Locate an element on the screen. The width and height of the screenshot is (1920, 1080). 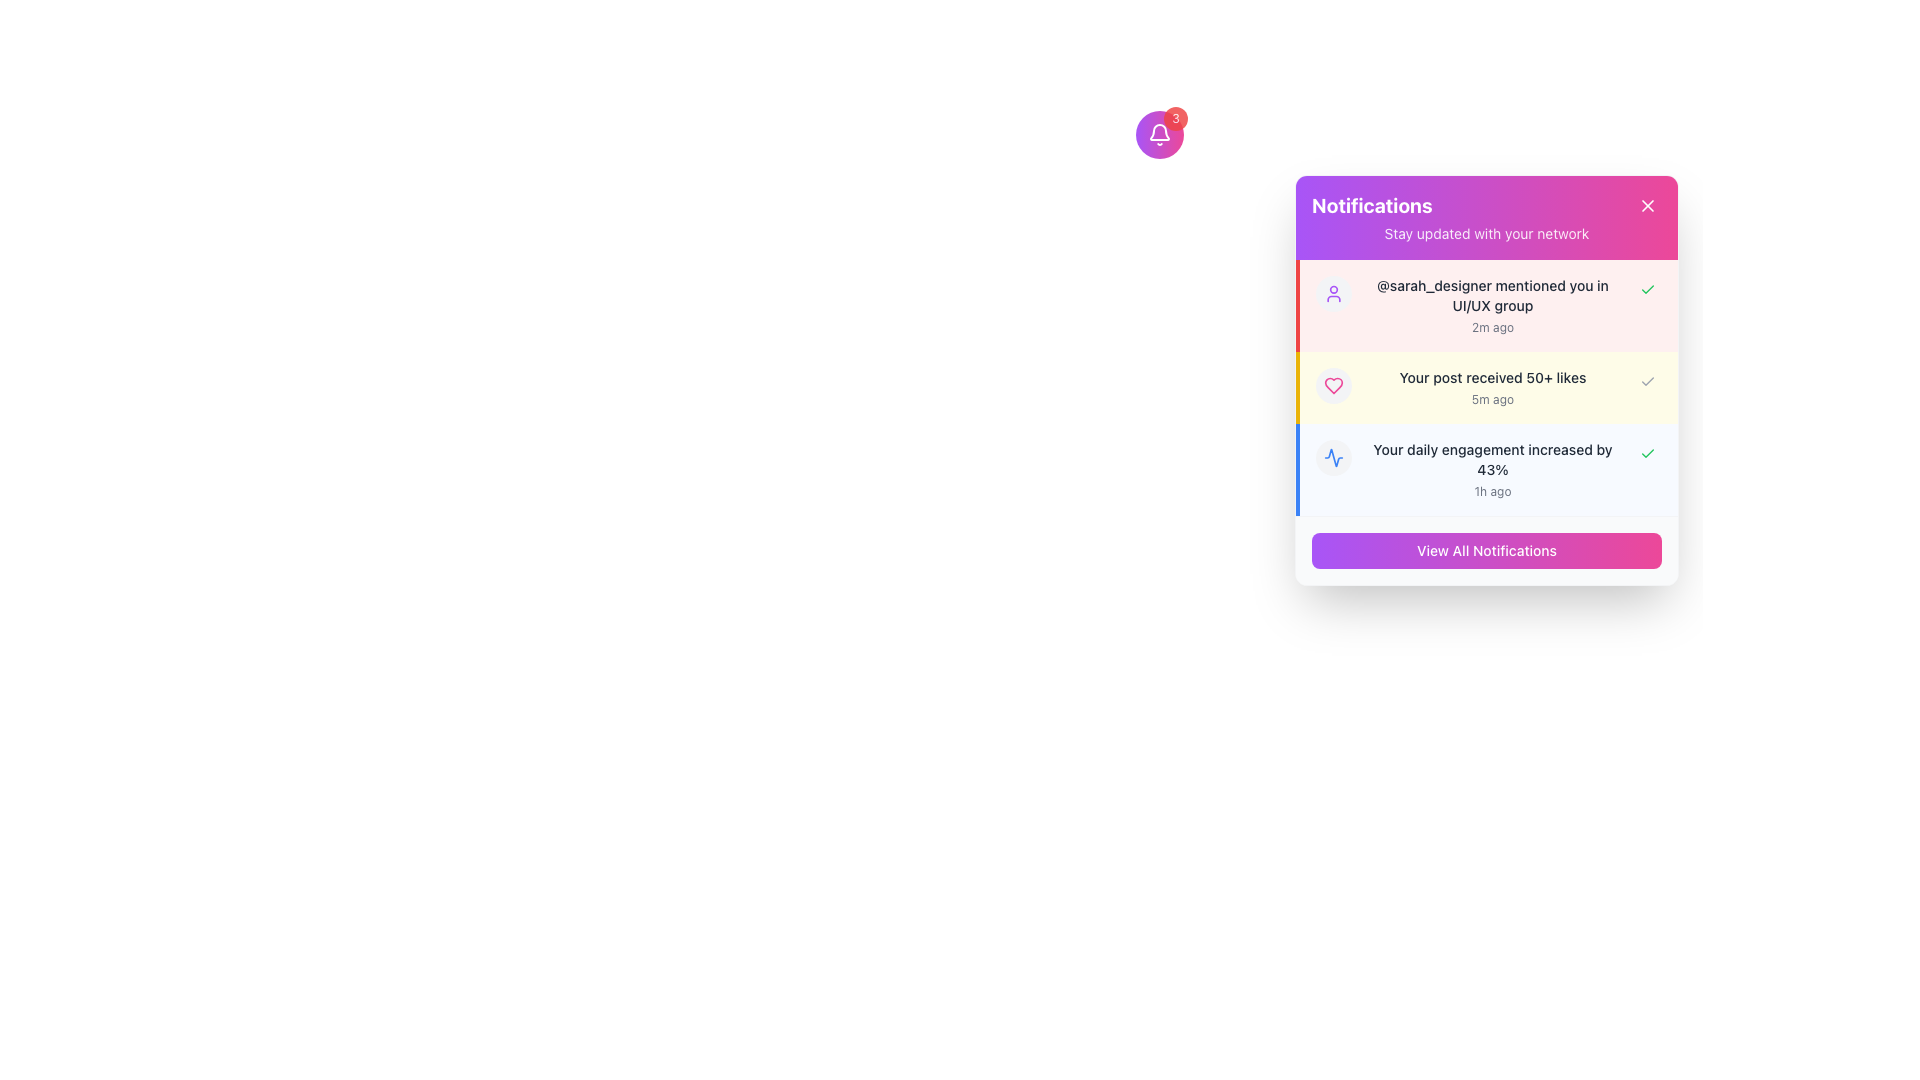
text label displaying '5m ago' located below the notification text in the second notification item of the notification panel is located at coordinates (1492, 400).